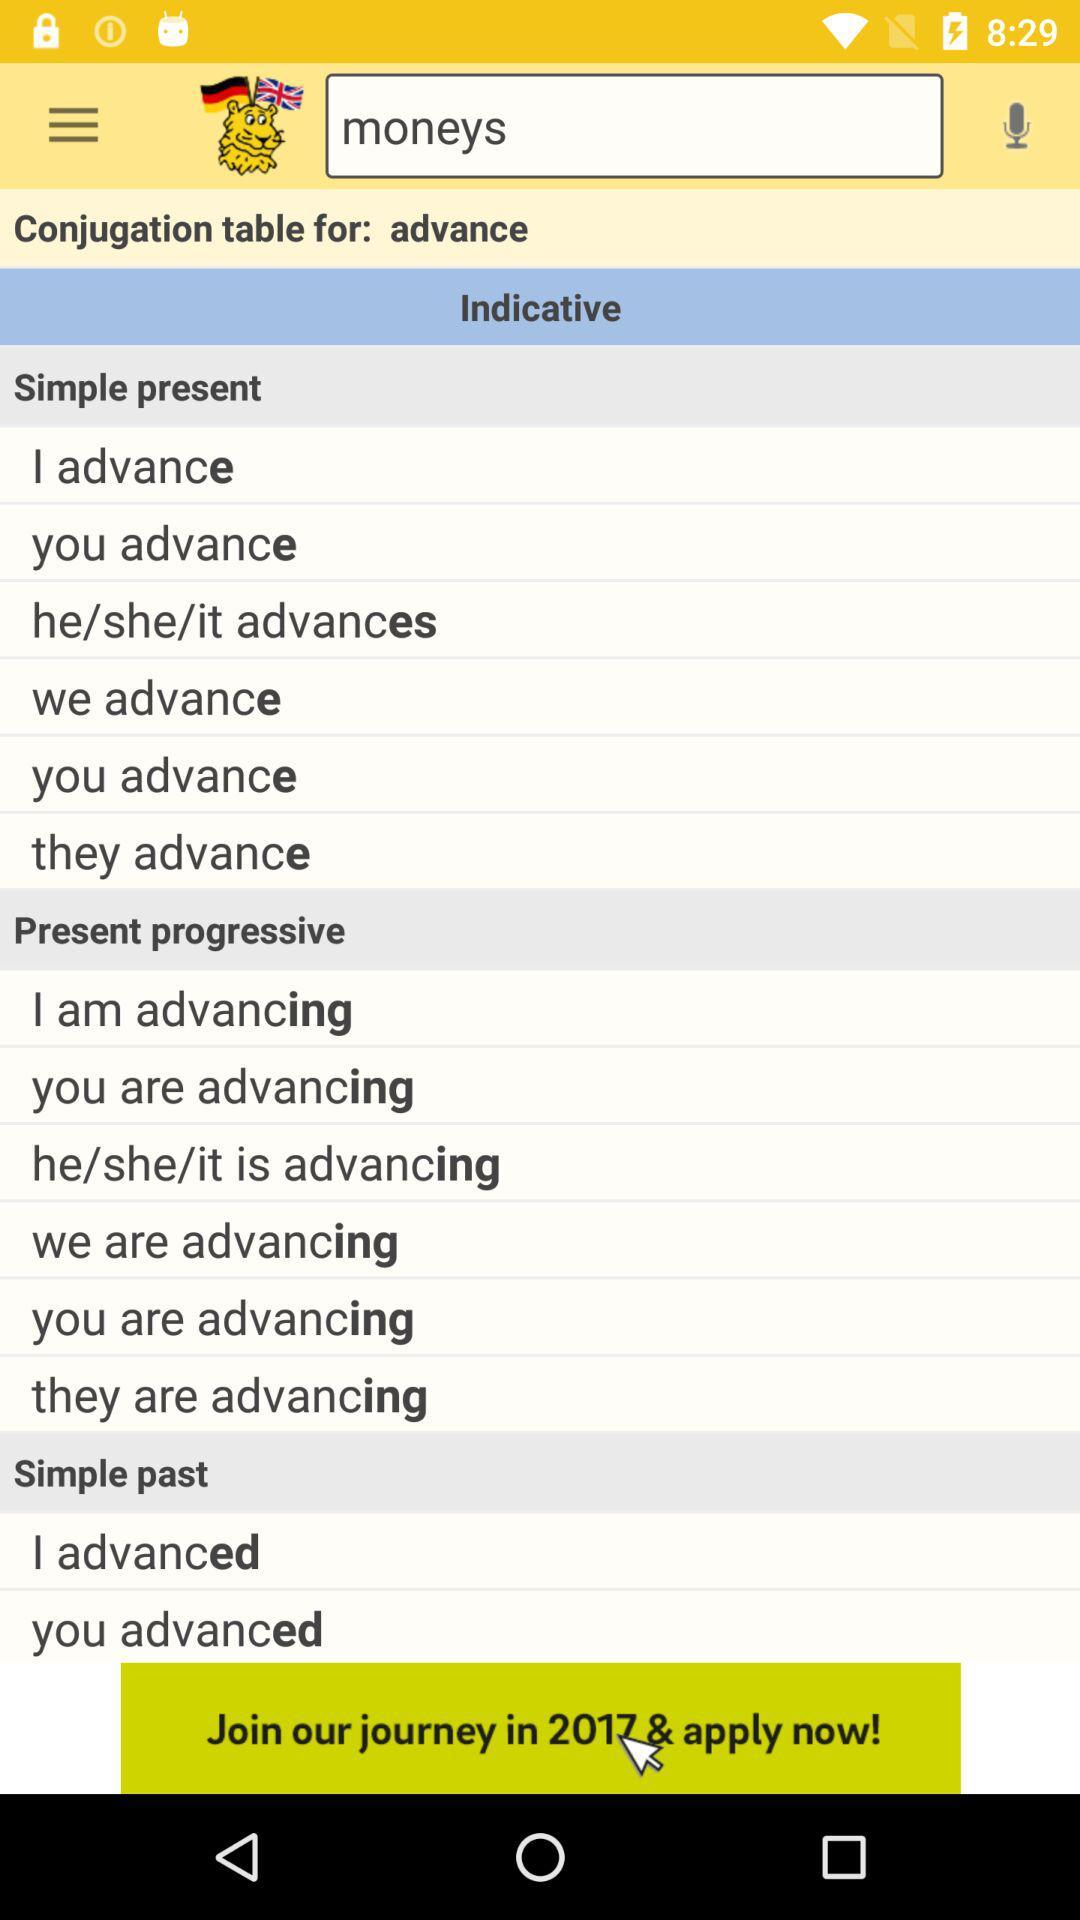 Image resolution: width=1080 pixels, height=1920 pixels. What do you see at coordinates (250, 124) in the screenshot?
I see `logo` at bounding box center [250, 124].